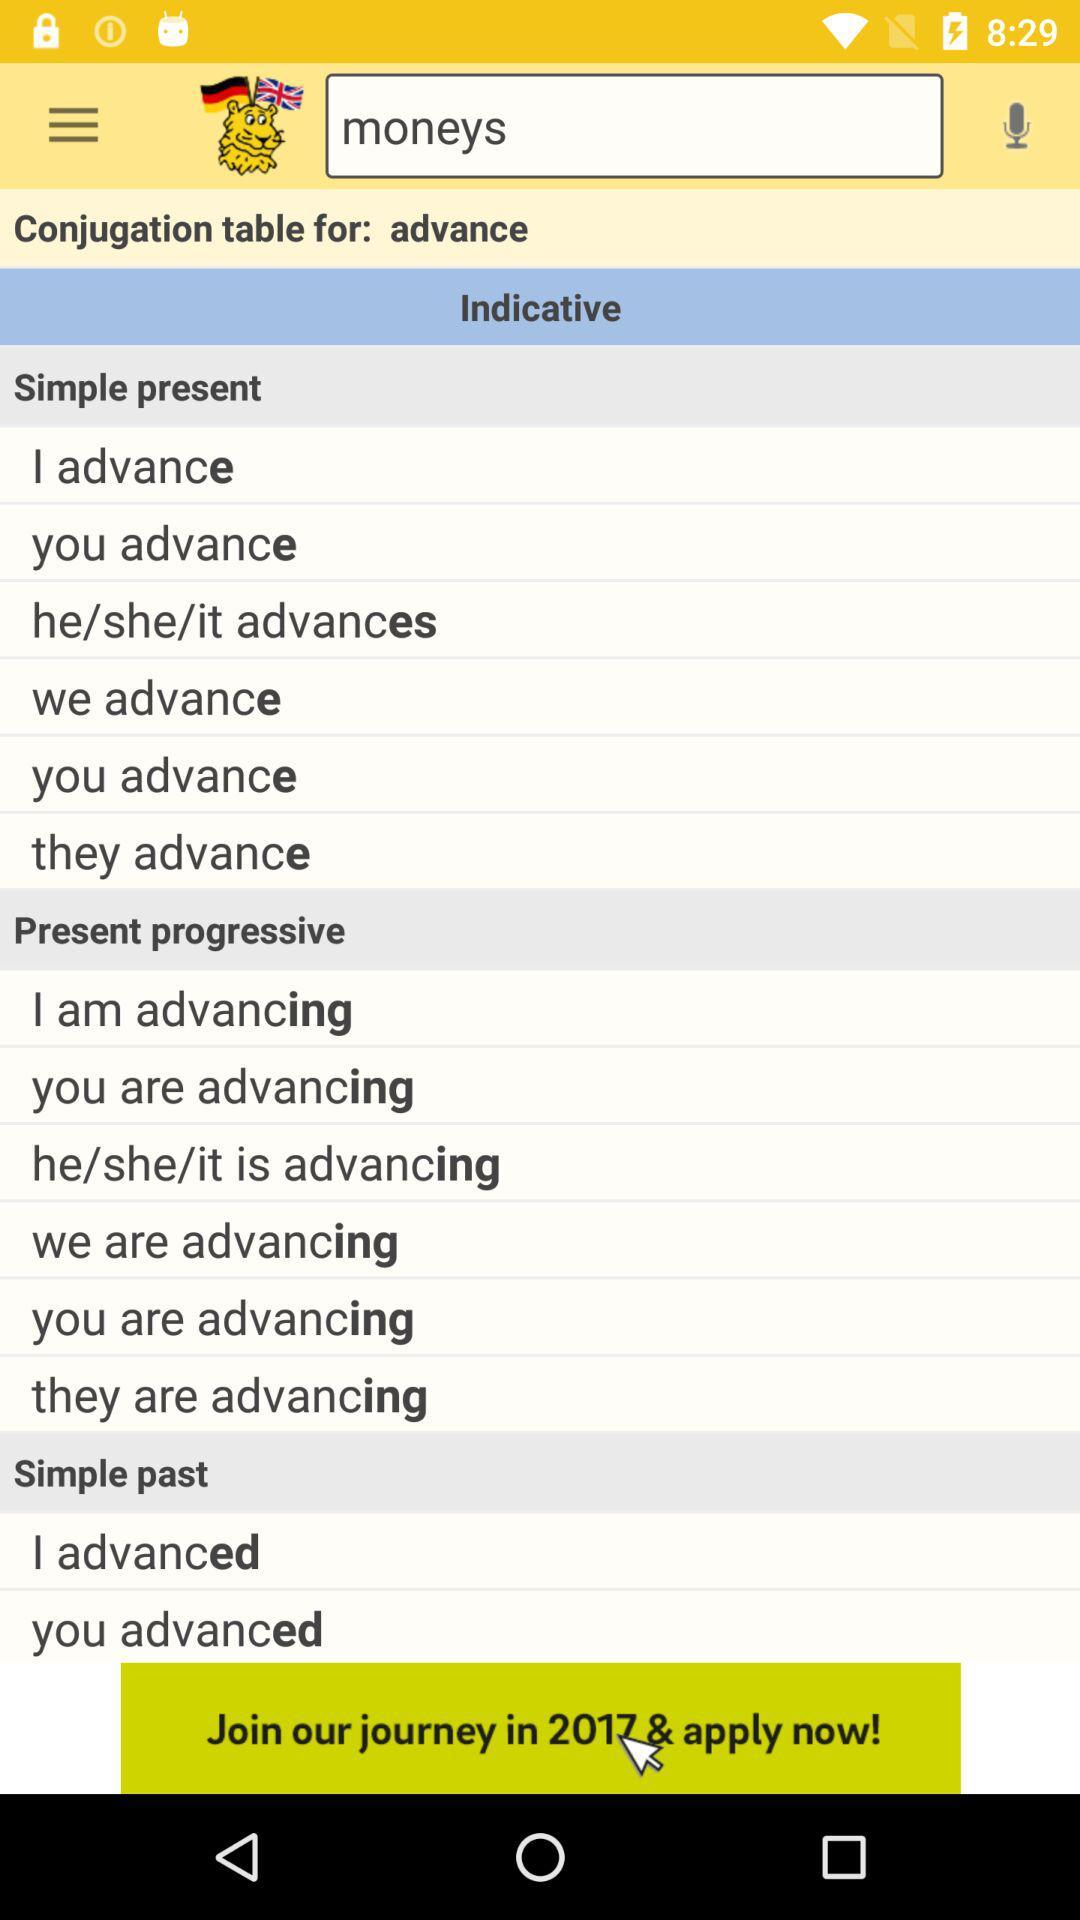 Image resolution: width=1080 pixels, height=1920 pixels. What do you see at coordinates (250, 124) in the screenshot?
I see `logo` at bounding box center [250, 124].